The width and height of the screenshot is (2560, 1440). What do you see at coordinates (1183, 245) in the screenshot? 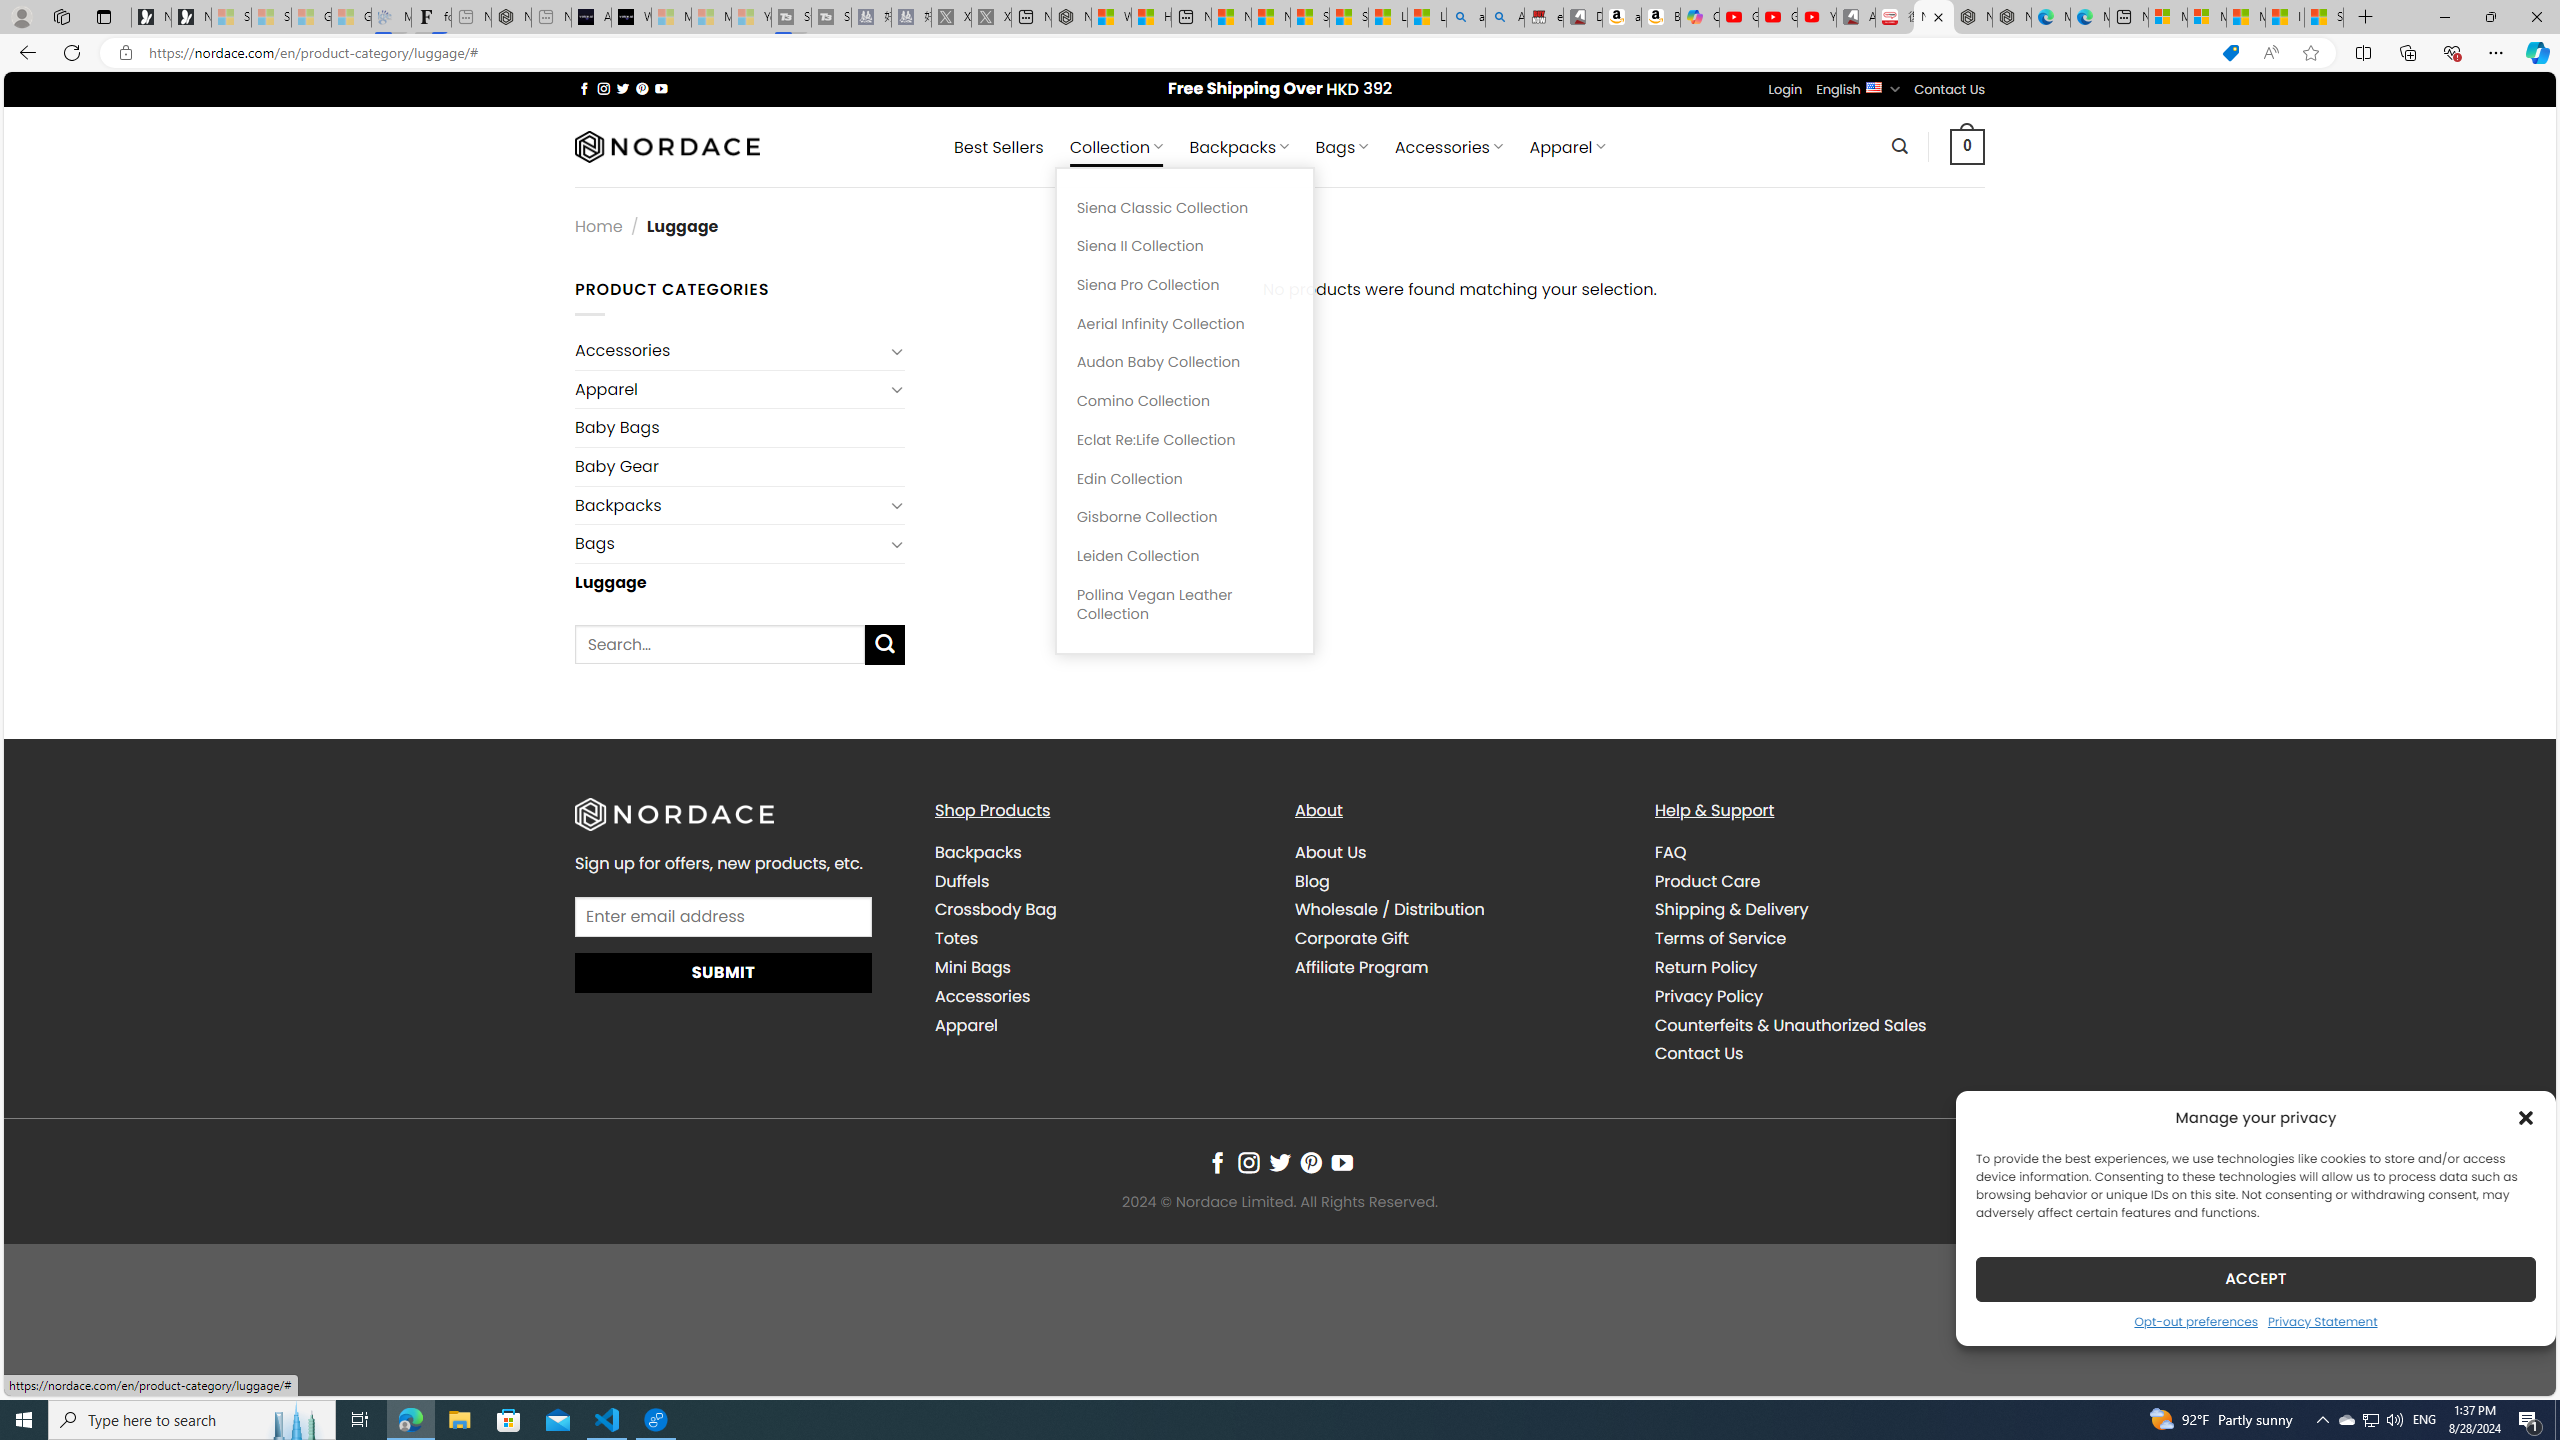
I see `'Siena II Collection'` at bounding box center [1183, 245].